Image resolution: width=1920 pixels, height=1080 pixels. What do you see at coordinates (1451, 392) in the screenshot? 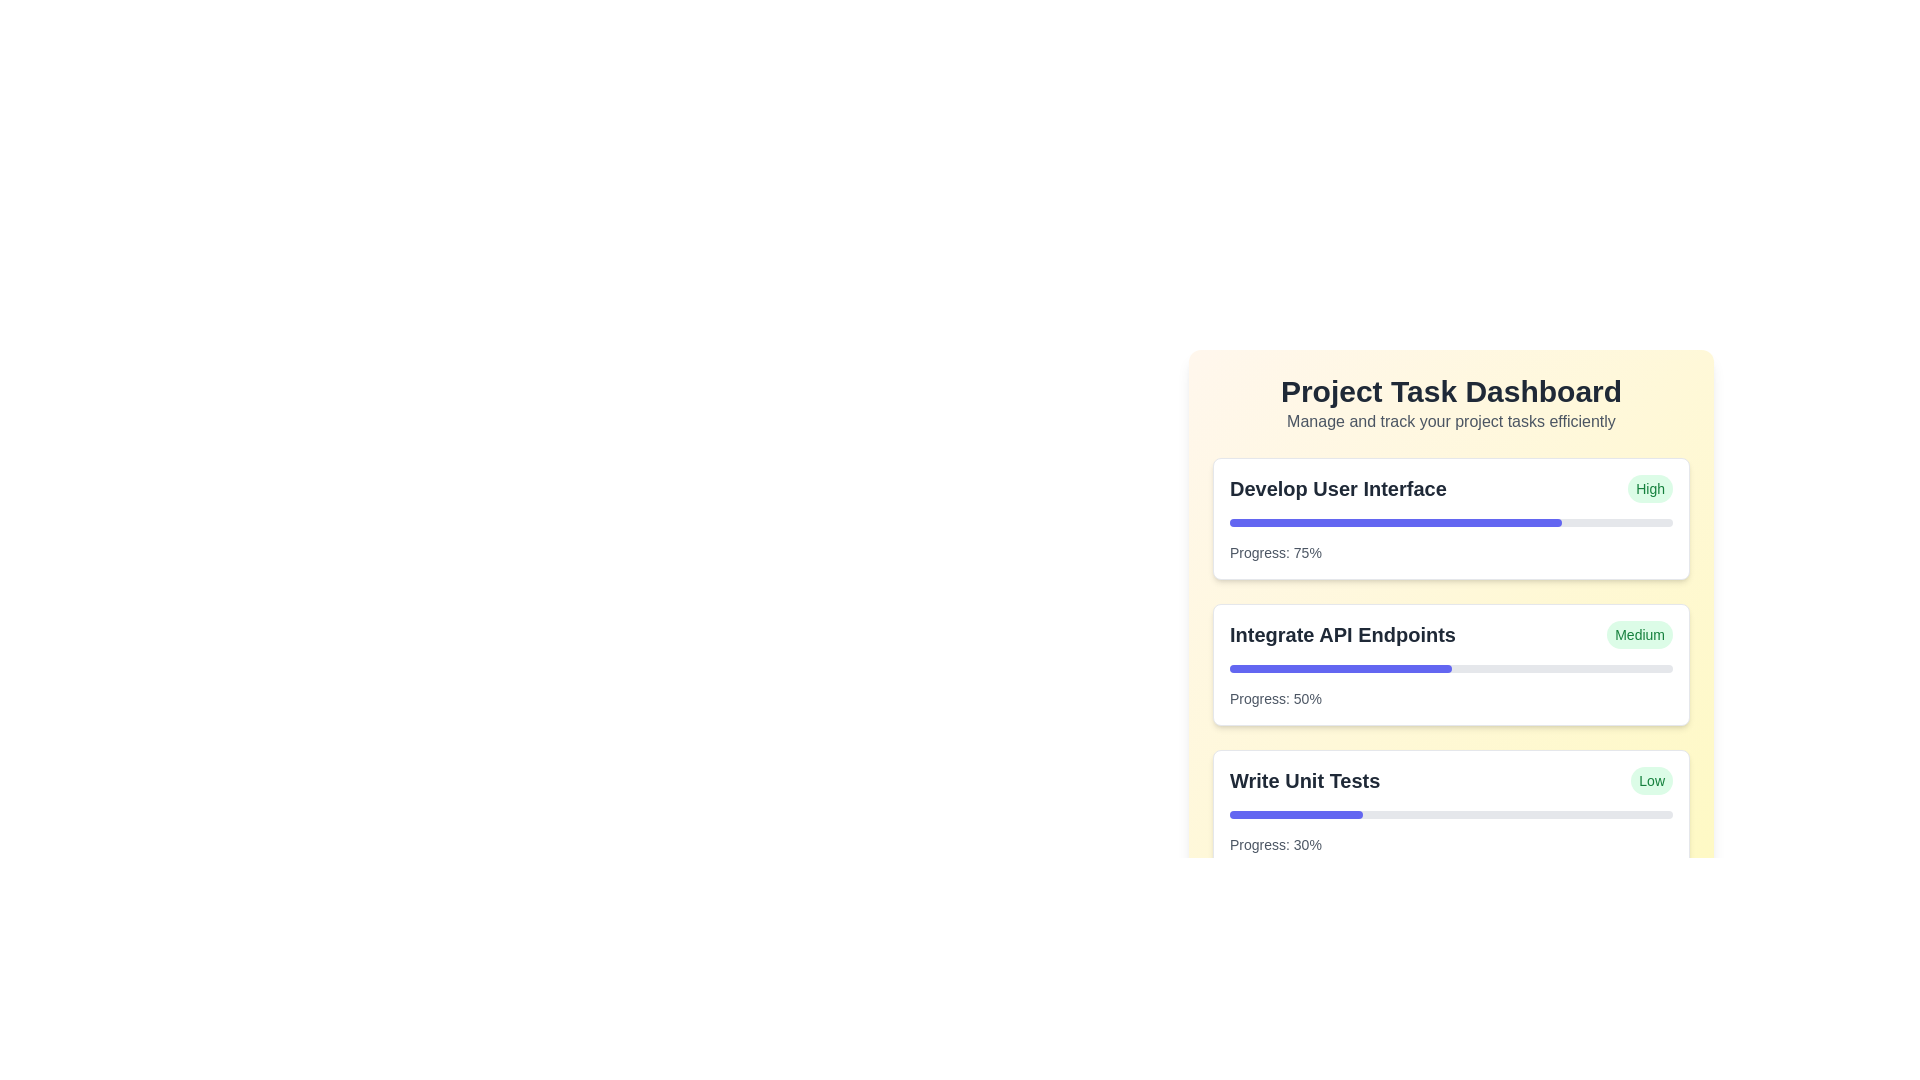
I see `the Header Text element, which signifies the title of the dashboard or application section, located at the topmost part of the interface, centrally positioned above the description text` at bounding box center [1451, 392].